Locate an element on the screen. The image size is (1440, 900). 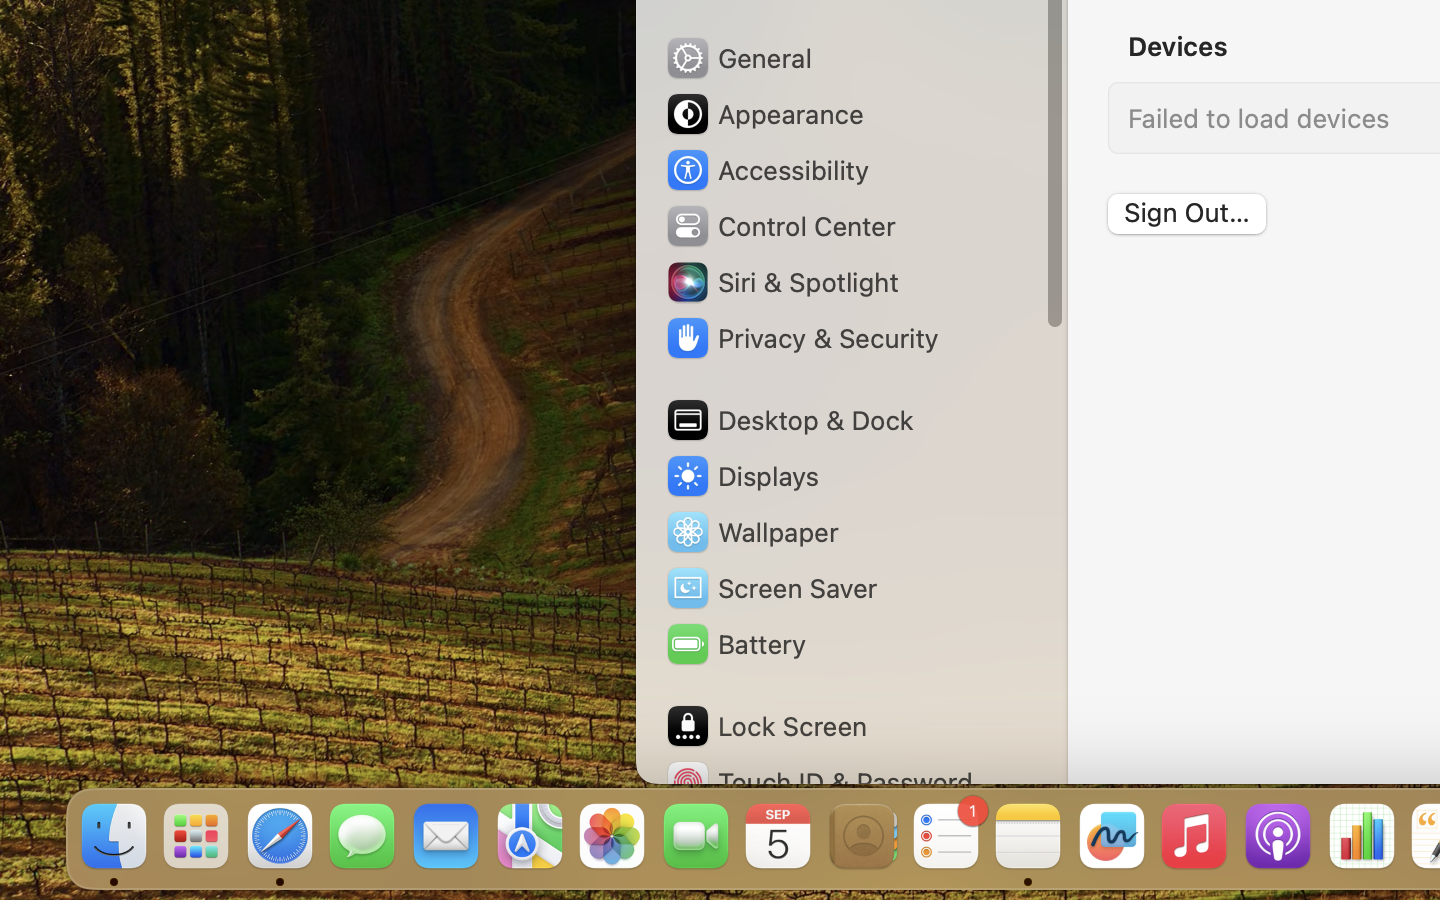
'General' is located at coordinates (736, 56).